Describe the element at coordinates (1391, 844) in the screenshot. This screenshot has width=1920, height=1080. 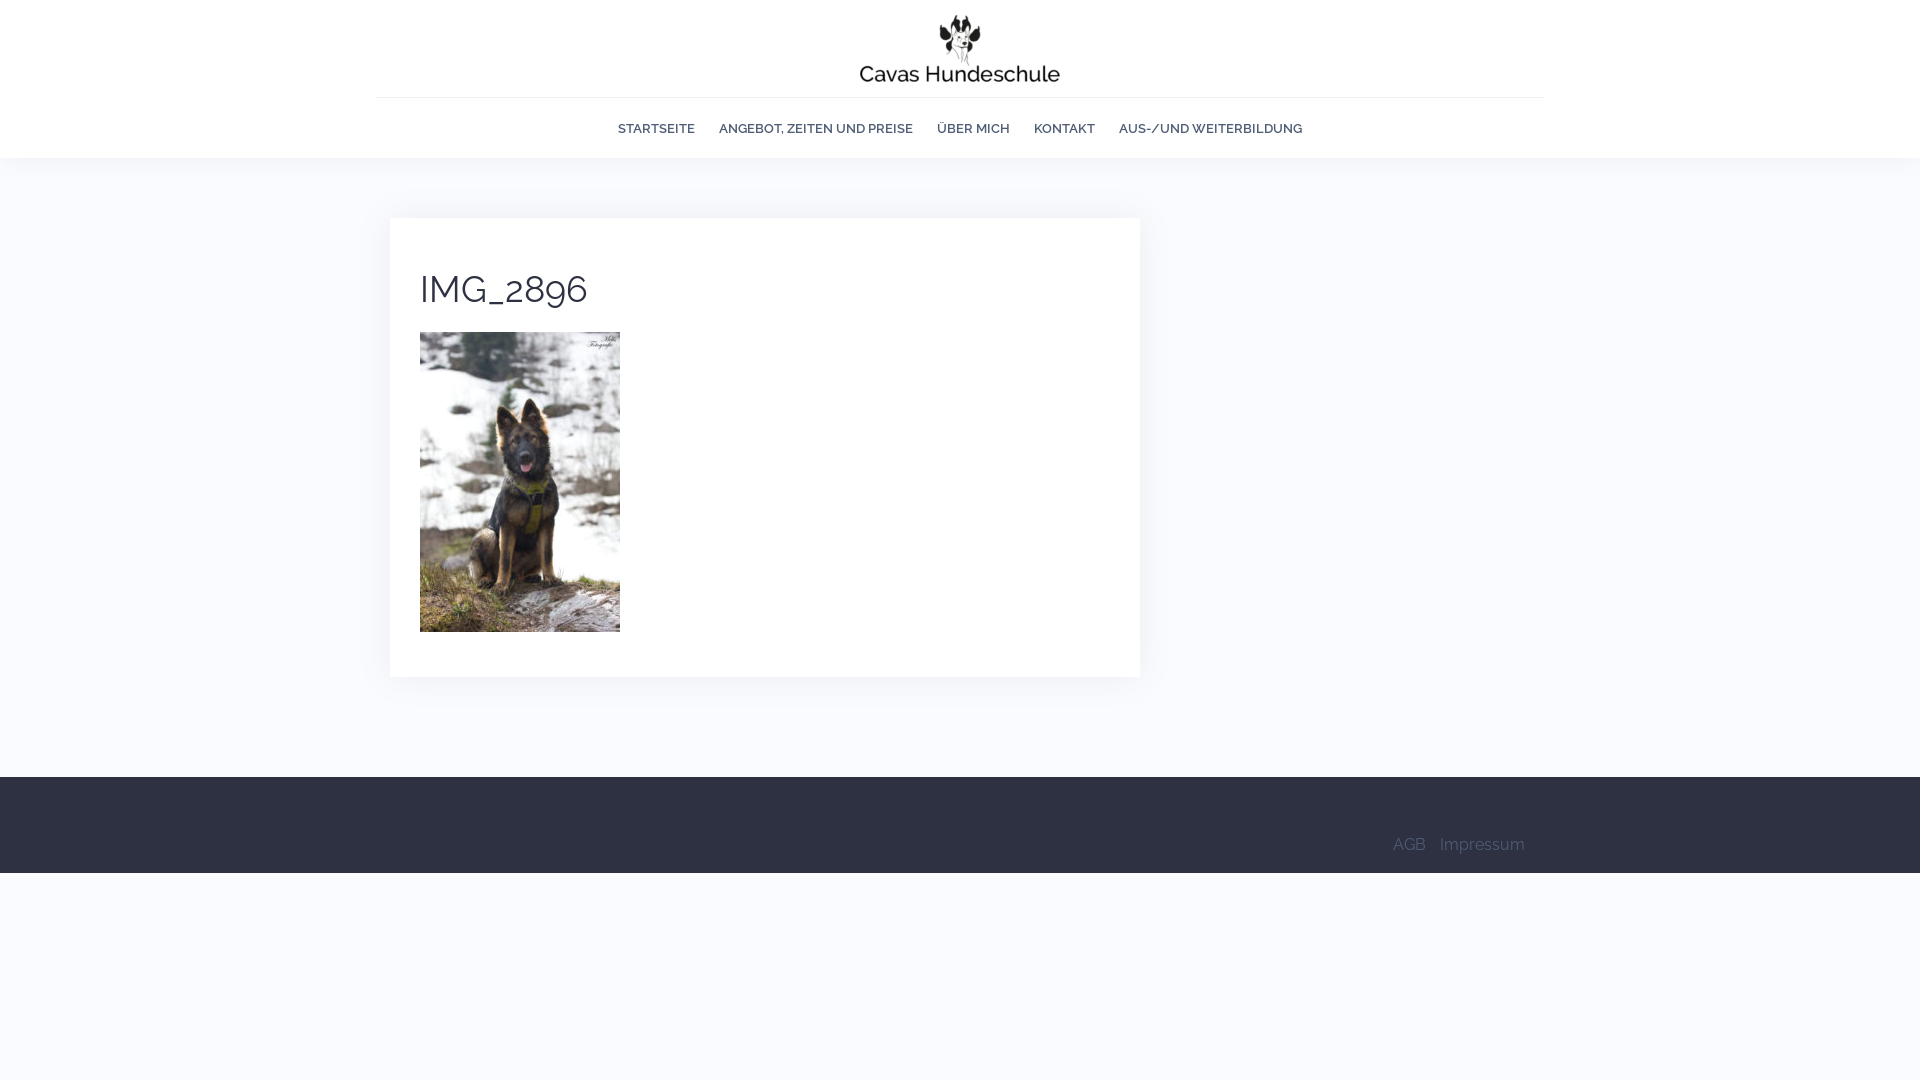
I see `'AGB'` at that location.